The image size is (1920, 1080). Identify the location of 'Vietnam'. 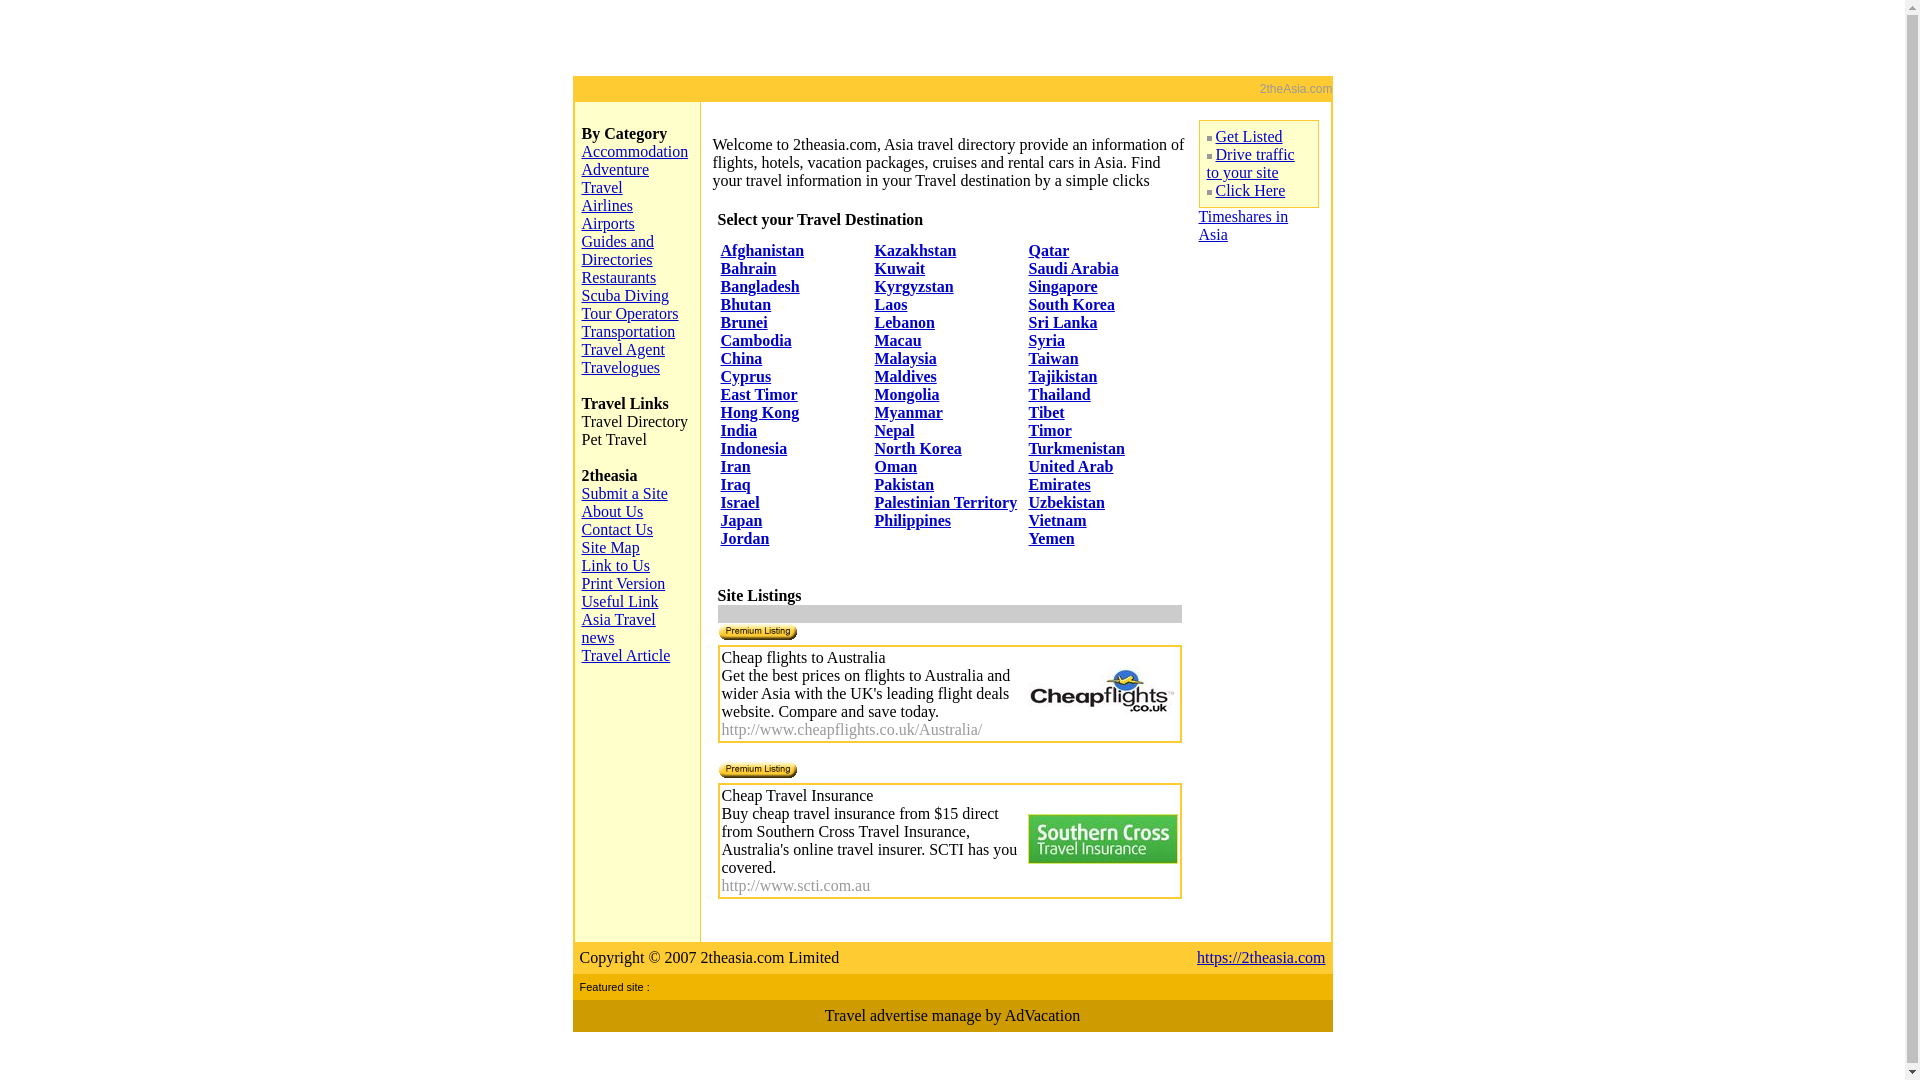
(1055, 519).